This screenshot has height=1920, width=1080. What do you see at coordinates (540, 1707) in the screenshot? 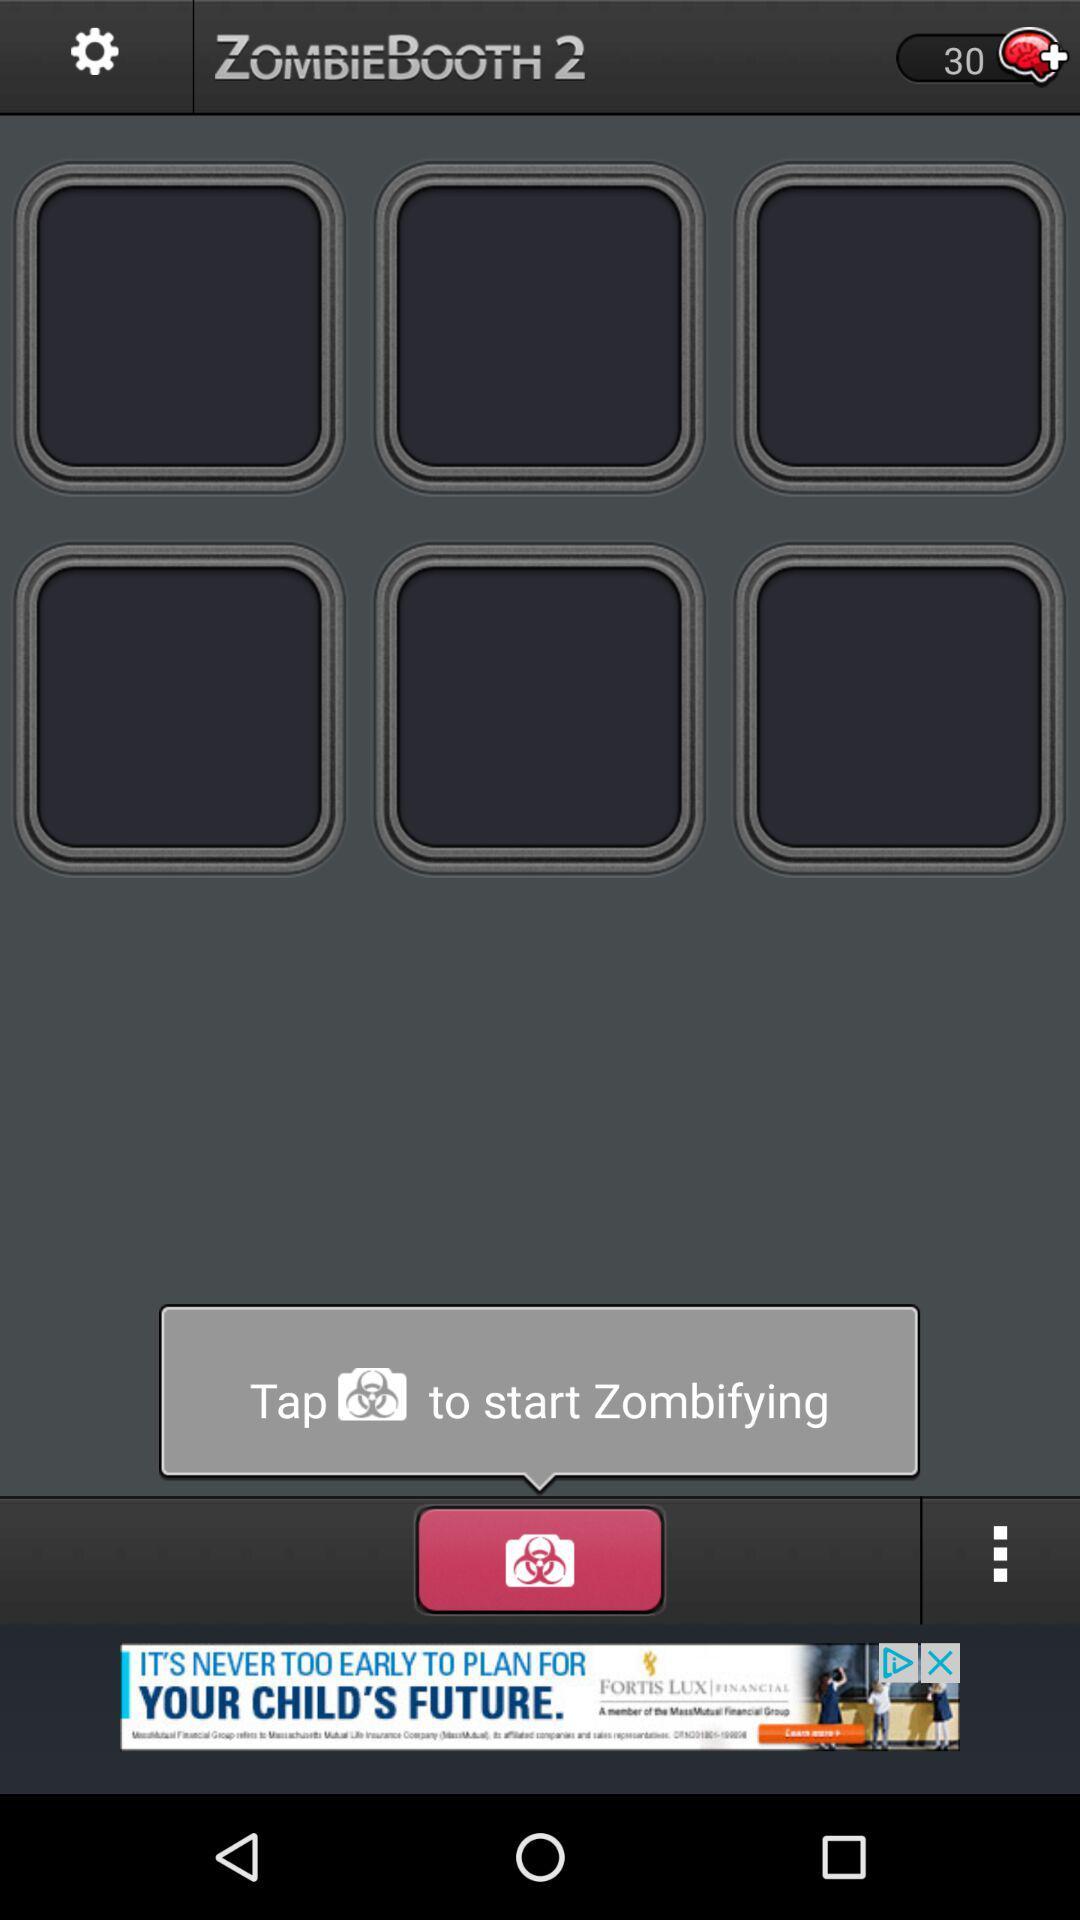
I see `advertisement page` at bounding box center [540, 1707].